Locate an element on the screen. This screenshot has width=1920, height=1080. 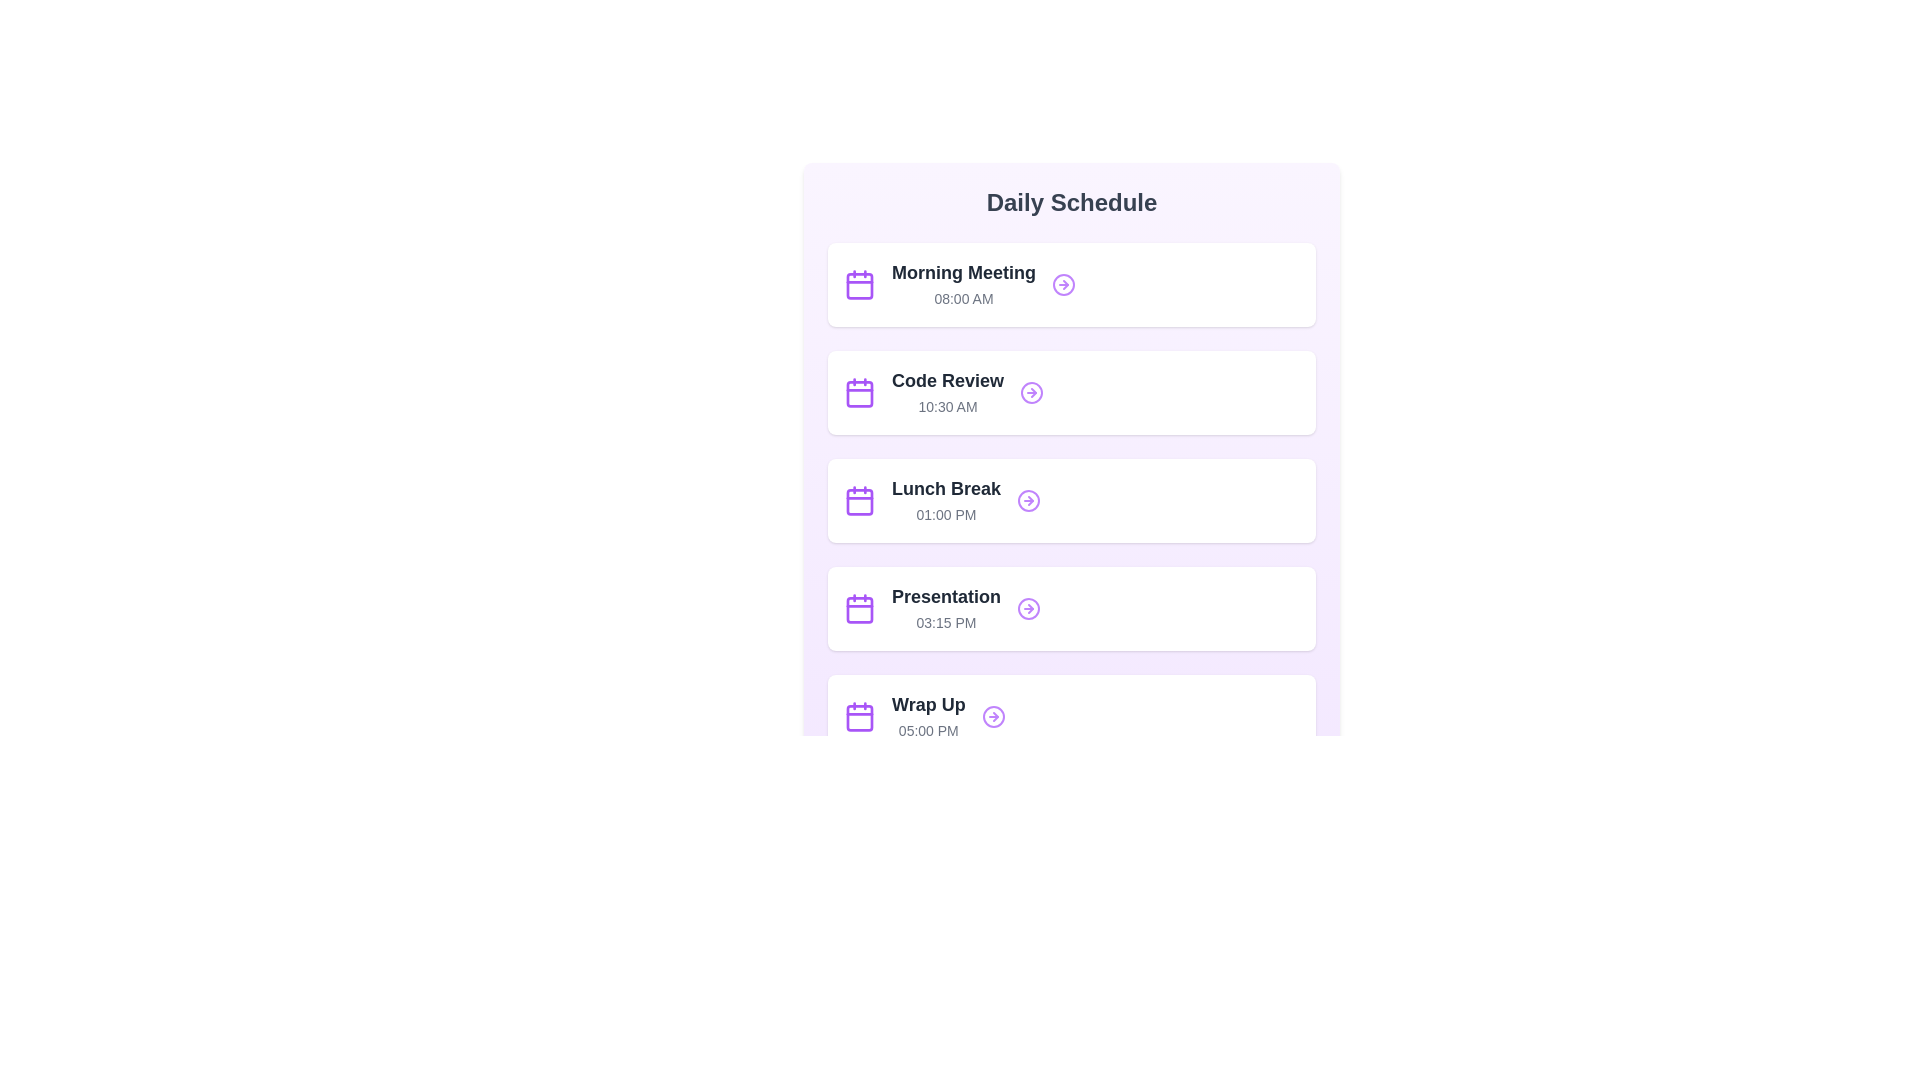
displayed time '08:00 AM' from the static text label located below the 'Morning Meeting' title in the first schedule card of the 'Daily Schedule' section is located at coordinates (964, 299).